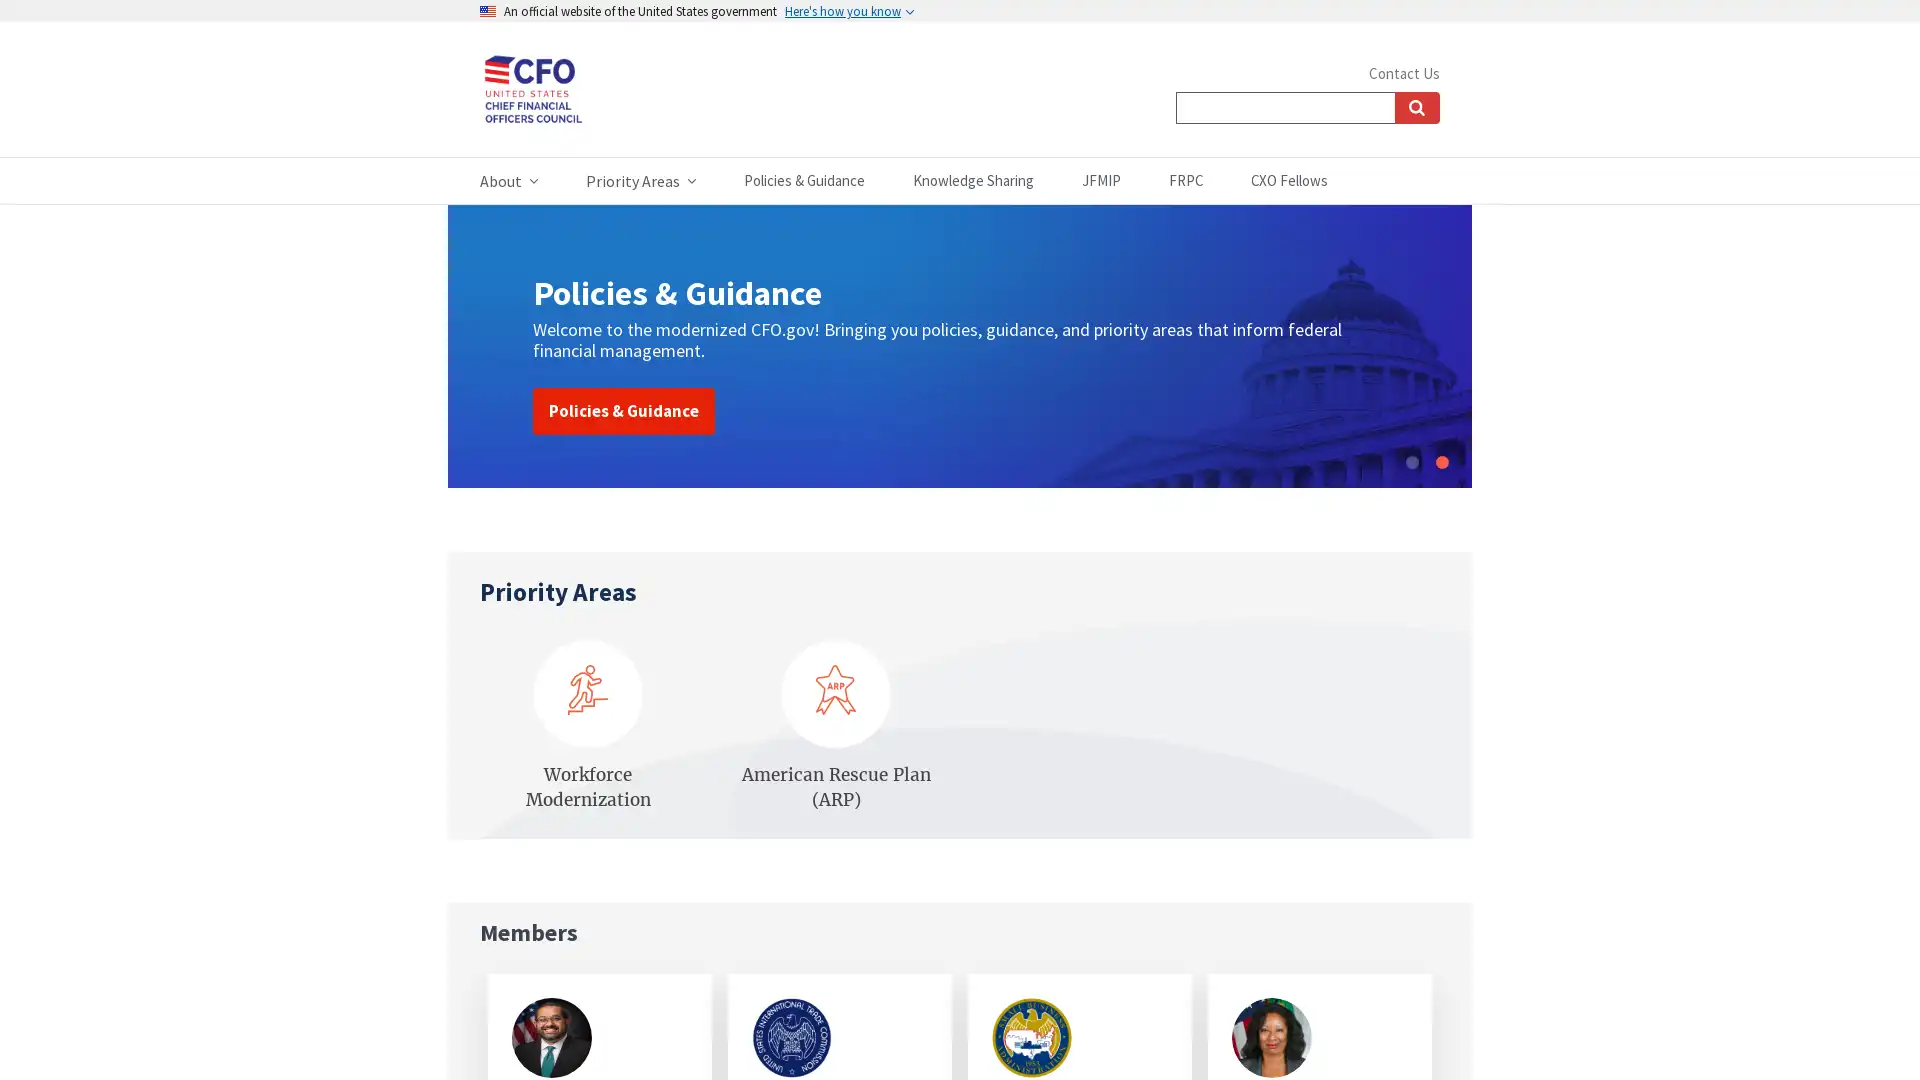  I want to click on Search, so click(1415, 107).